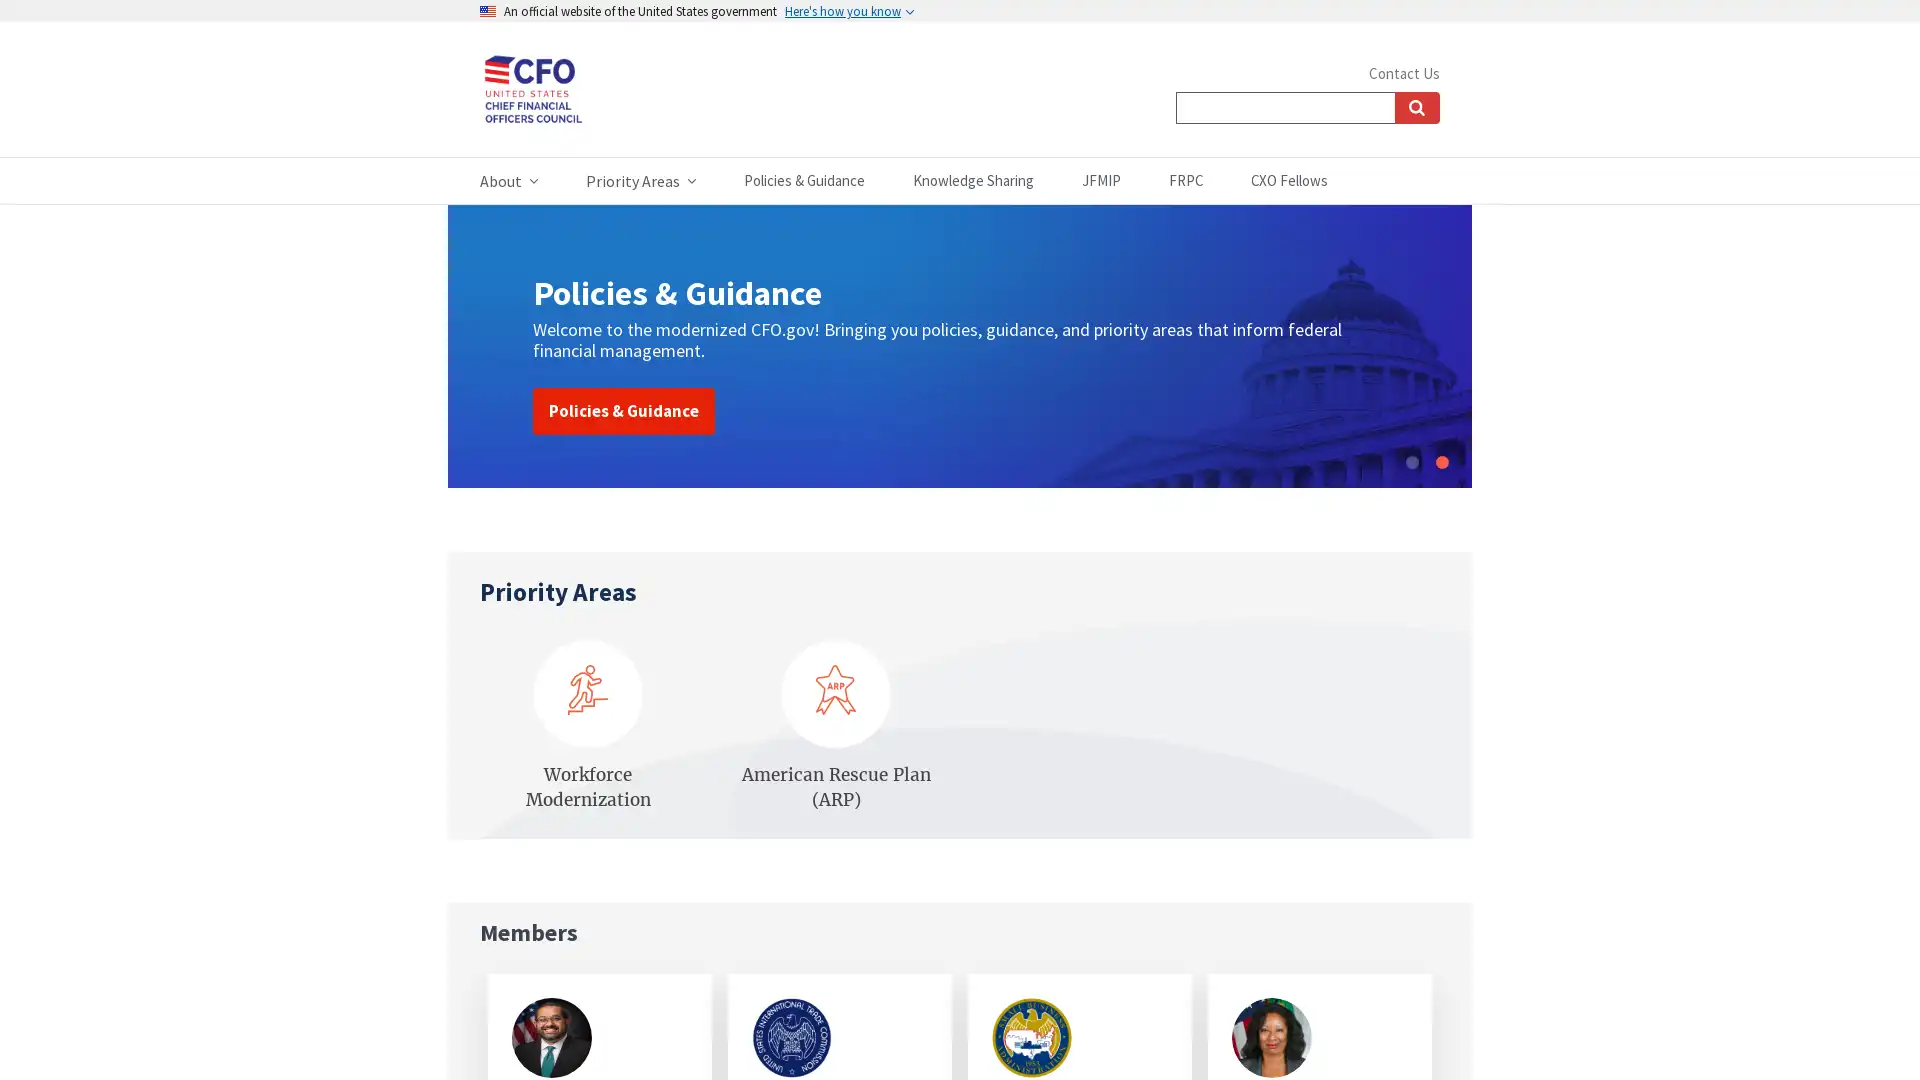  I want to click on Search, so click(1415, 107).